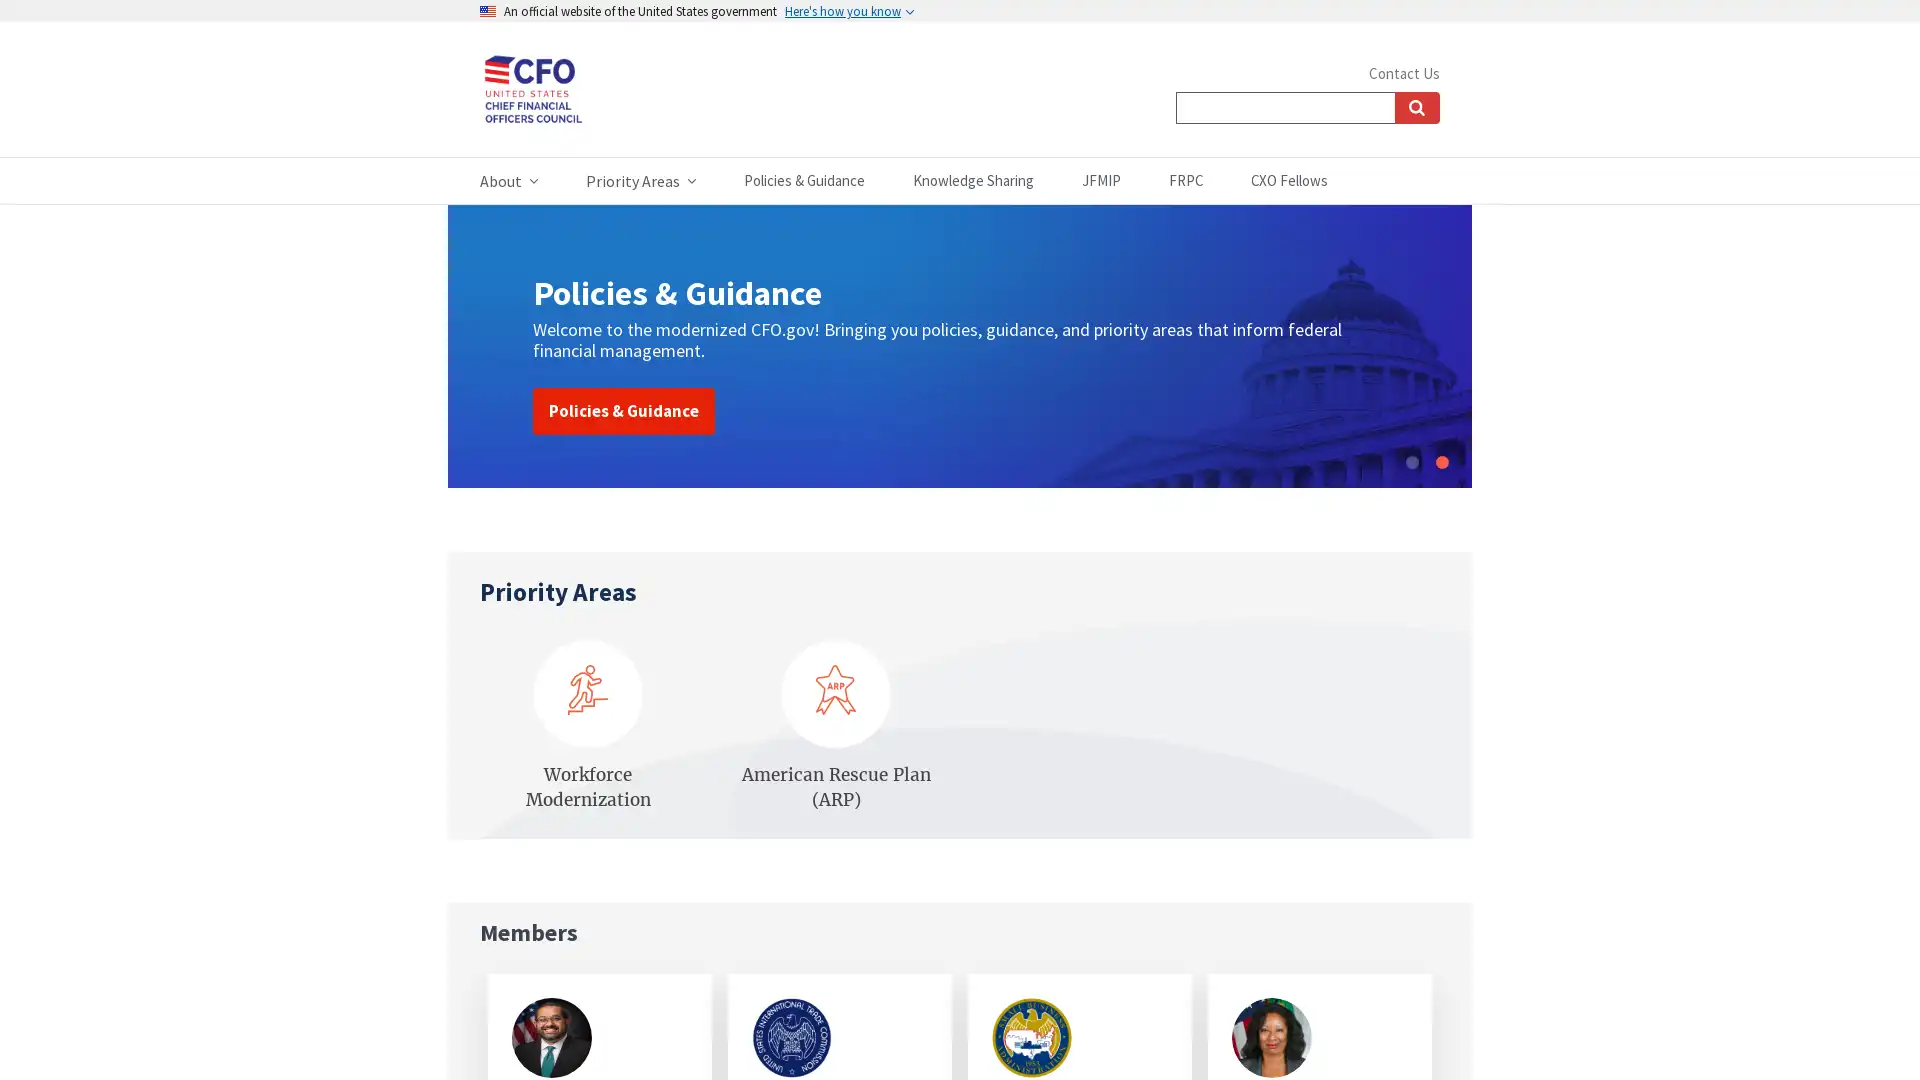  I want to click on Search, so click(1415, 107).